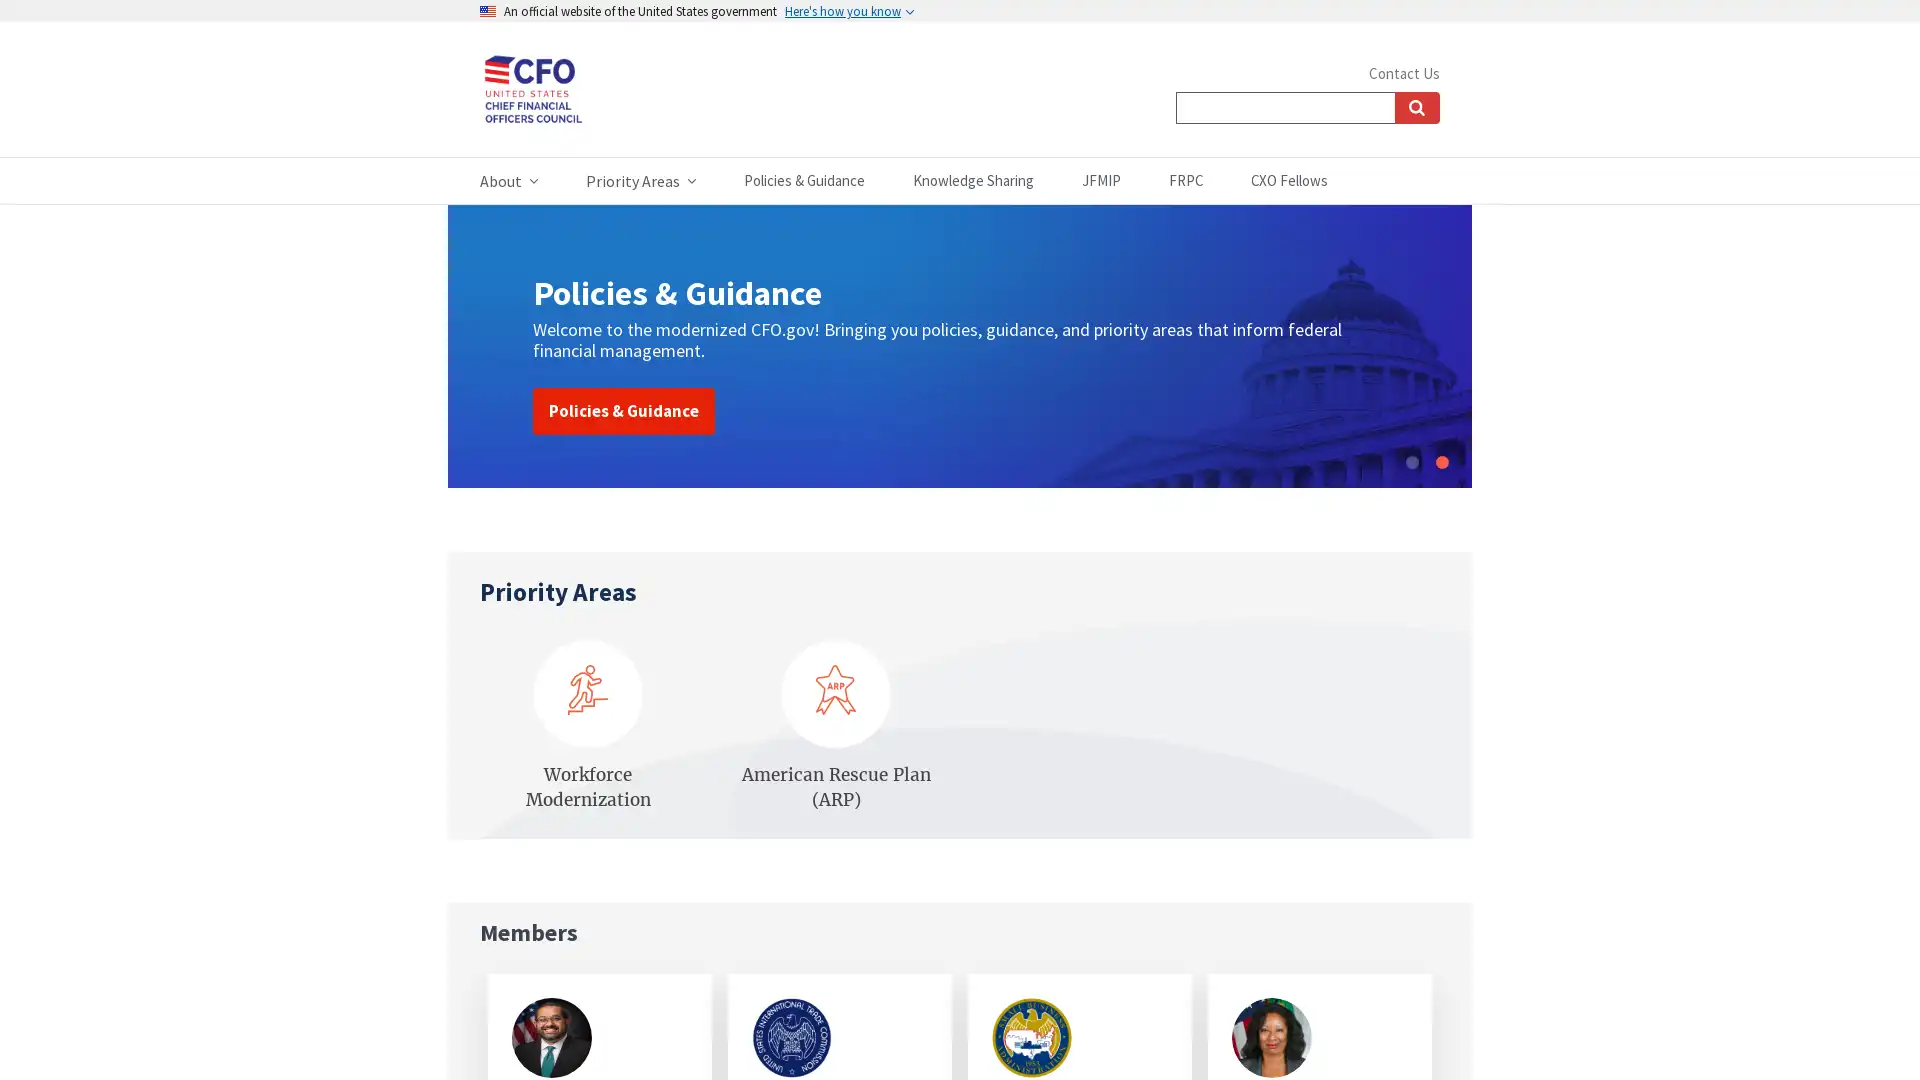  I want to click on Search, so click(1415, 107).